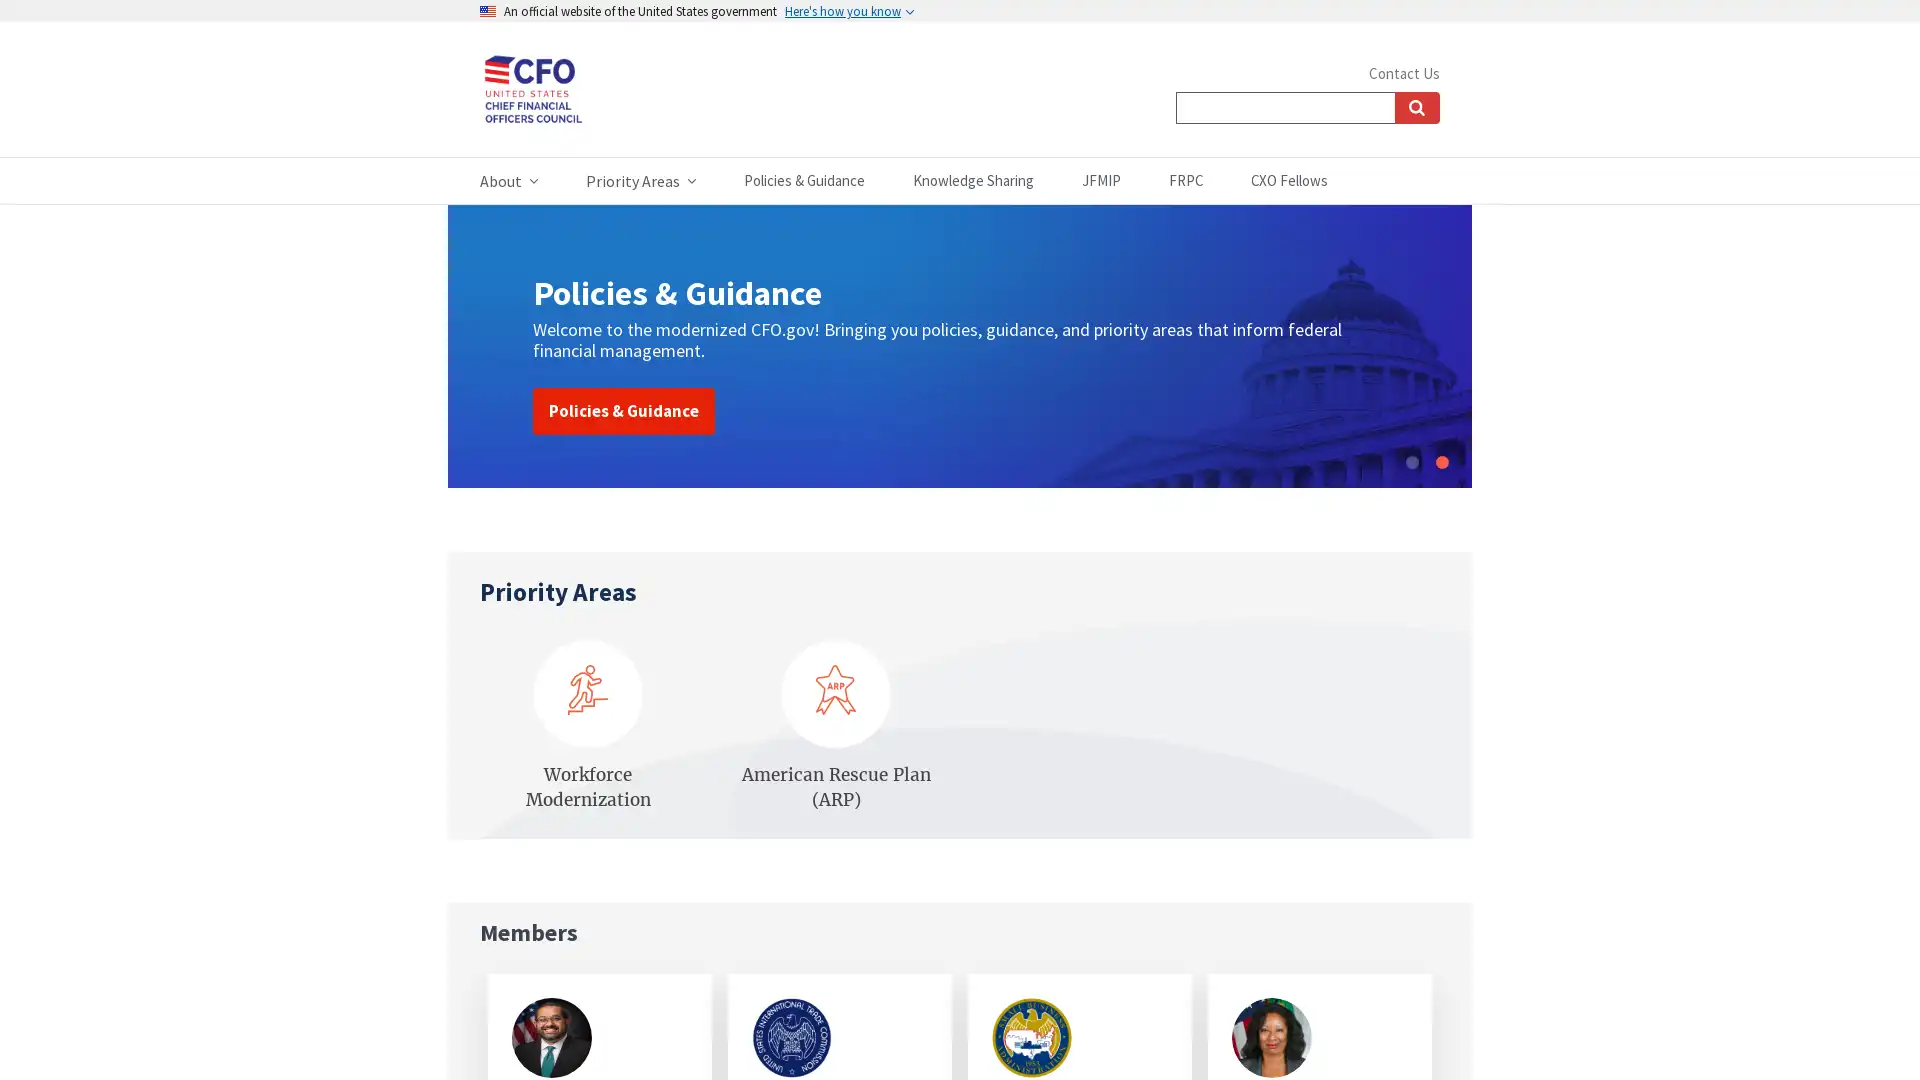  I want to click on Search, so click(1415, 107).